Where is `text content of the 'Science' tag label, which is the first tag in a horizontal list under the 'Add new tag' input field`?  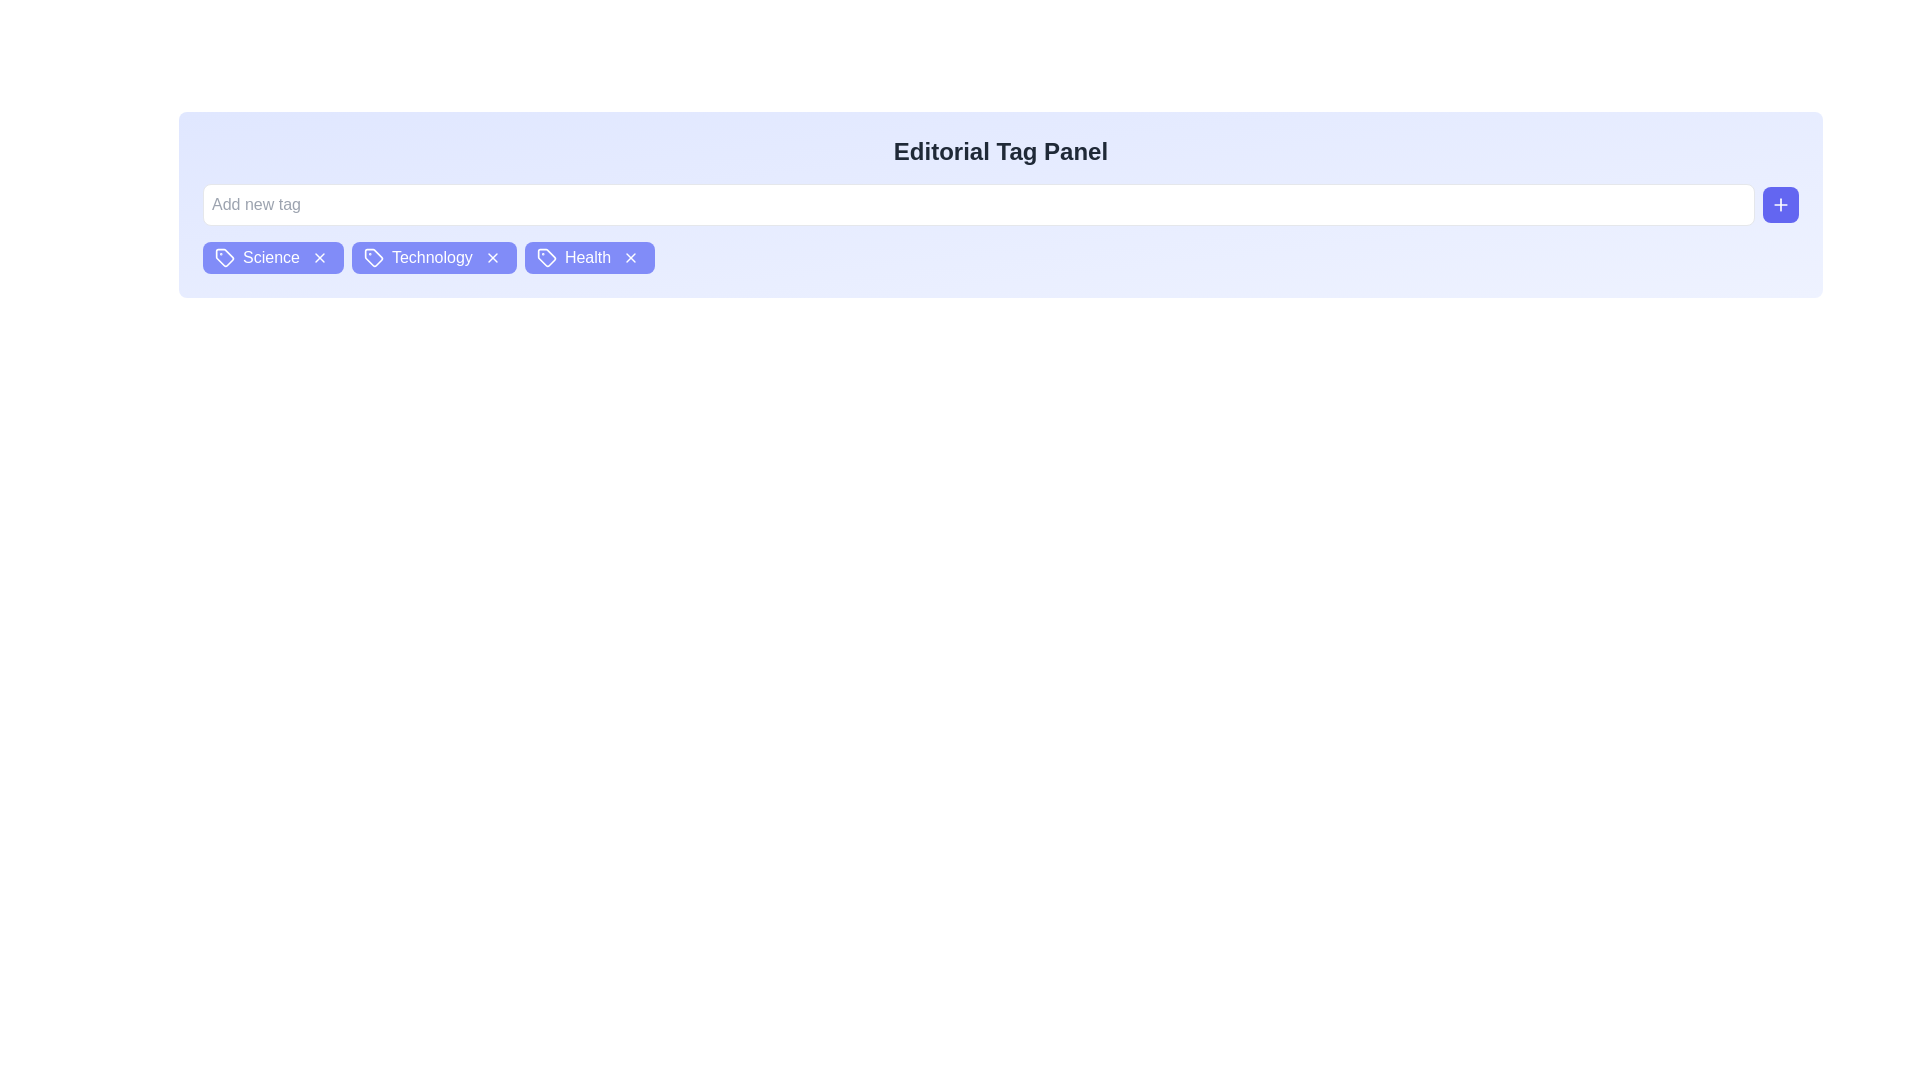
text content of the 'Science' tag label, which is the first tag in a horizontal list under the 'Add new tag' input field is located at coordinates (270, 257).